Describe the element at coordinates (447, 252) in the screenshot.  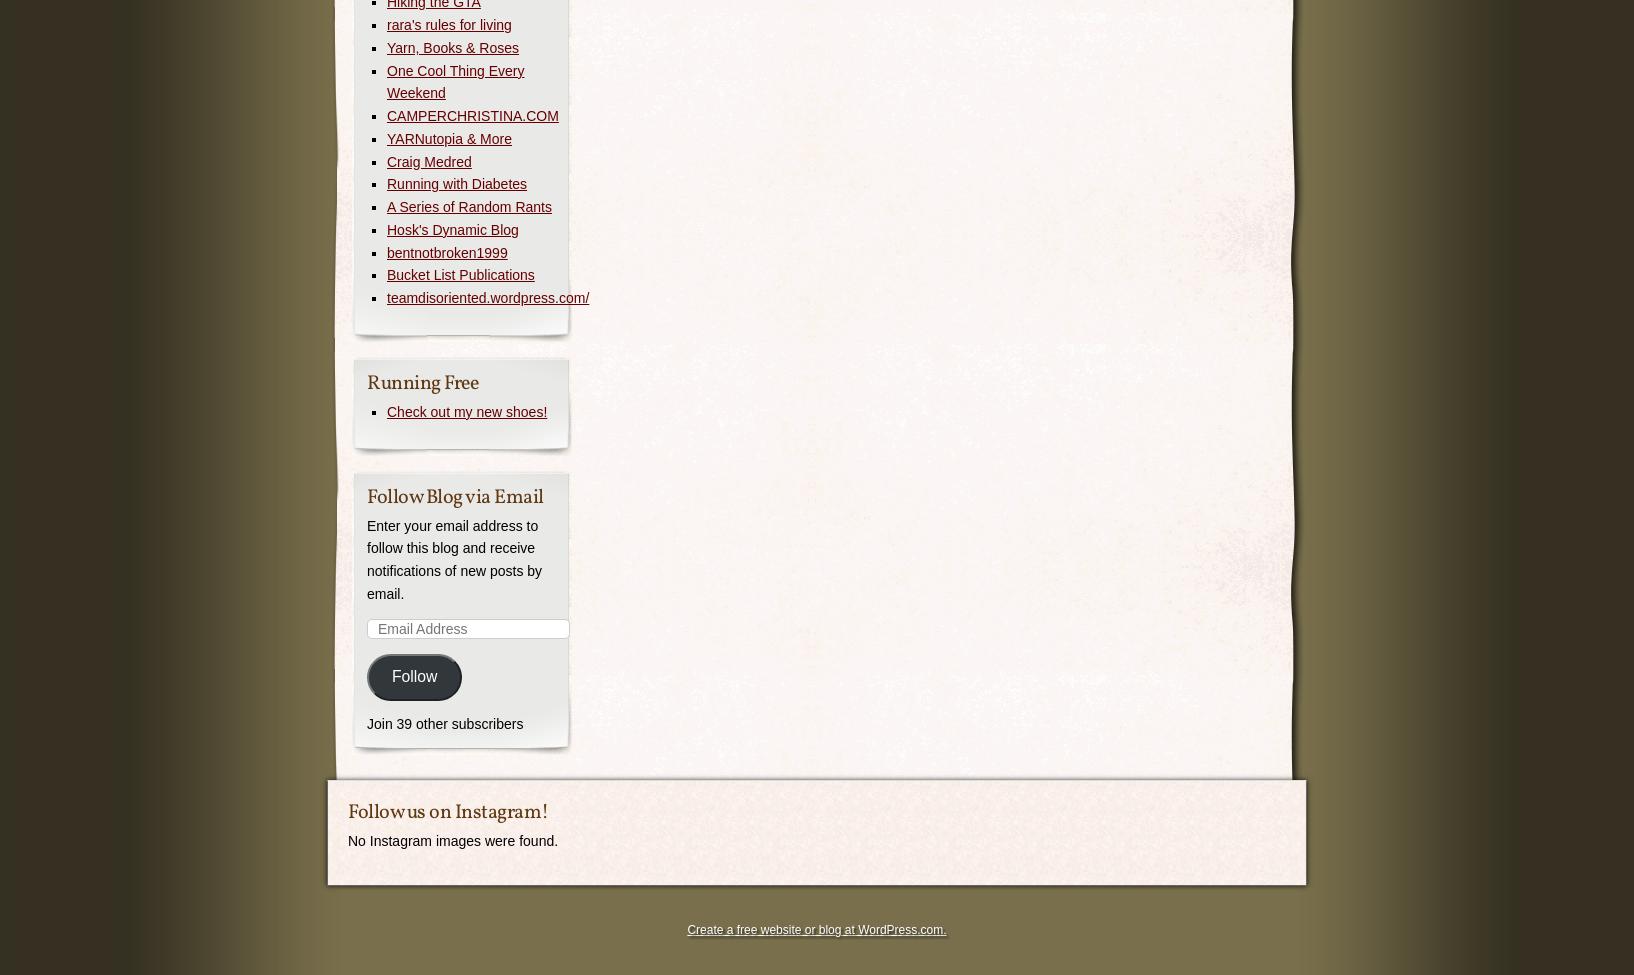
I see `'bentnotbroken1999'` at that location.